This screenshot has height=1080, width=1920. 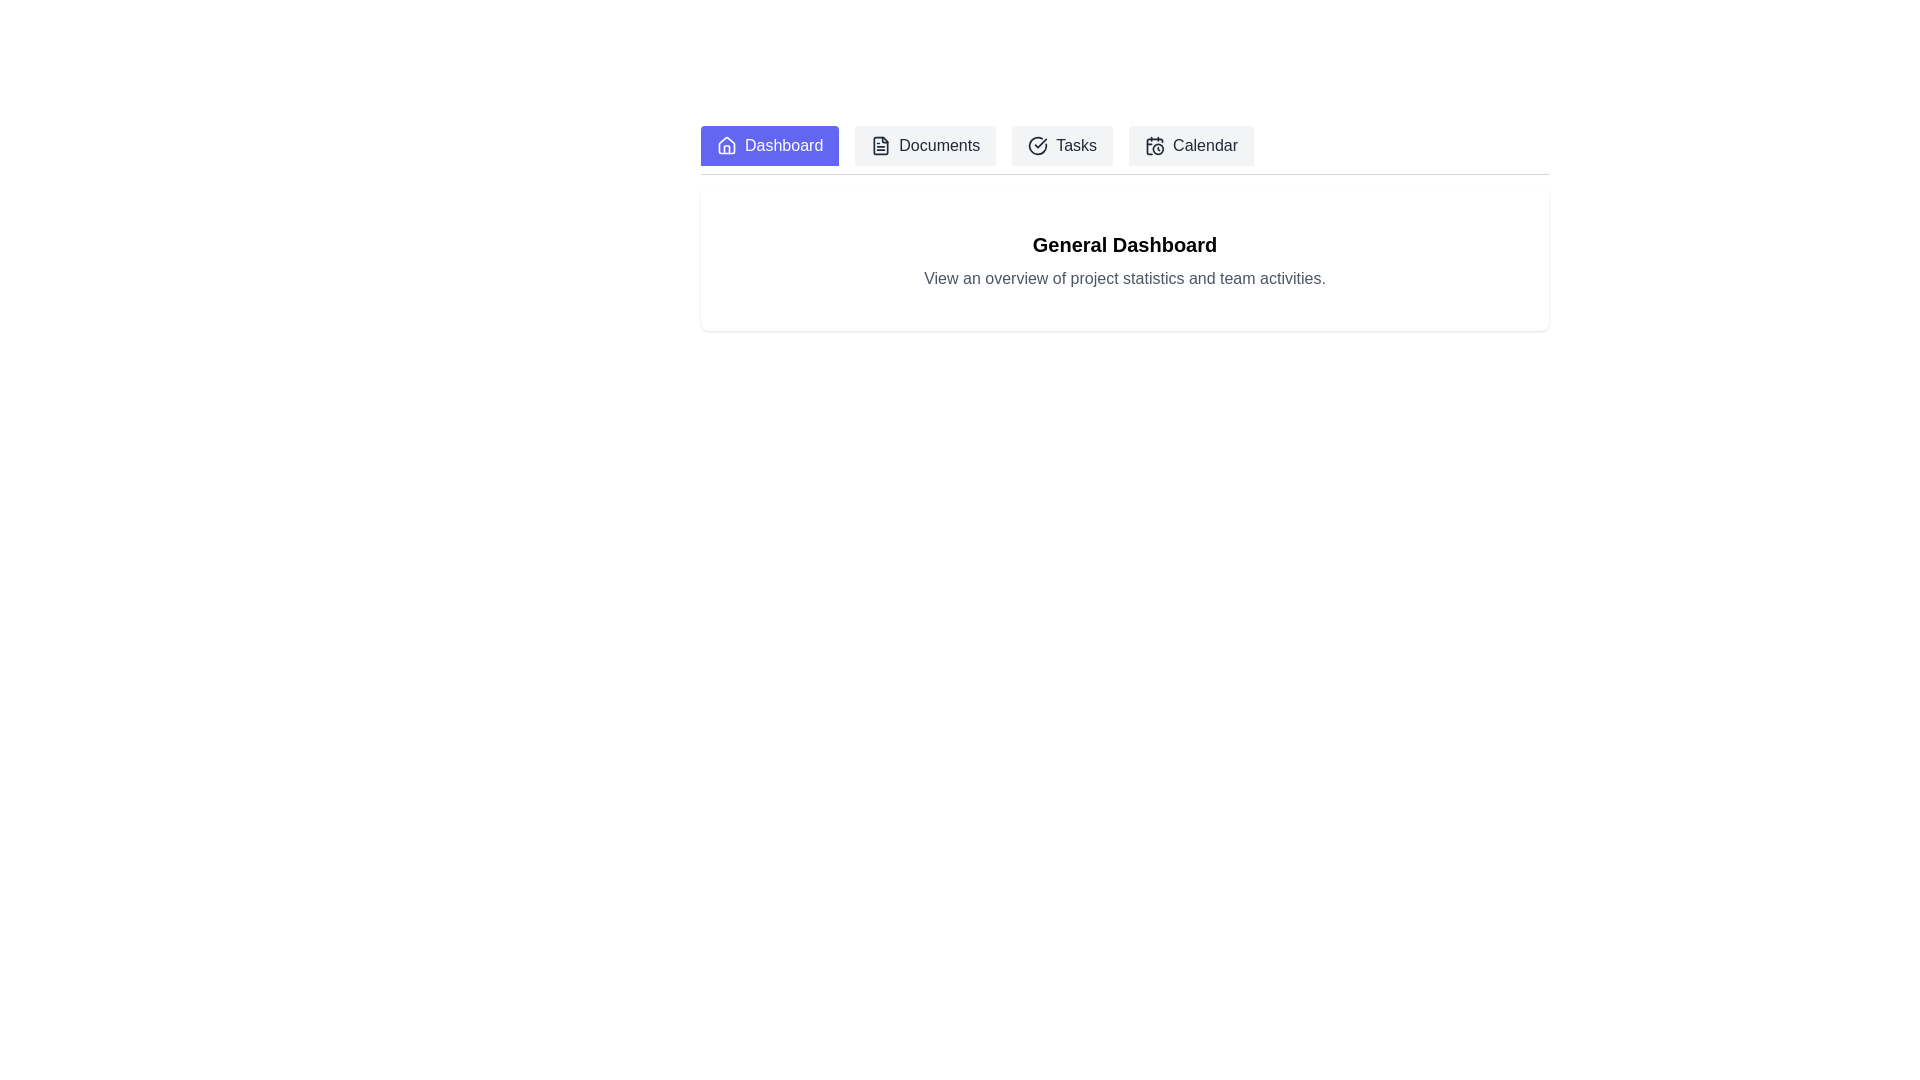 I want to click on the second navigation tab, so click(x=924, y=145).